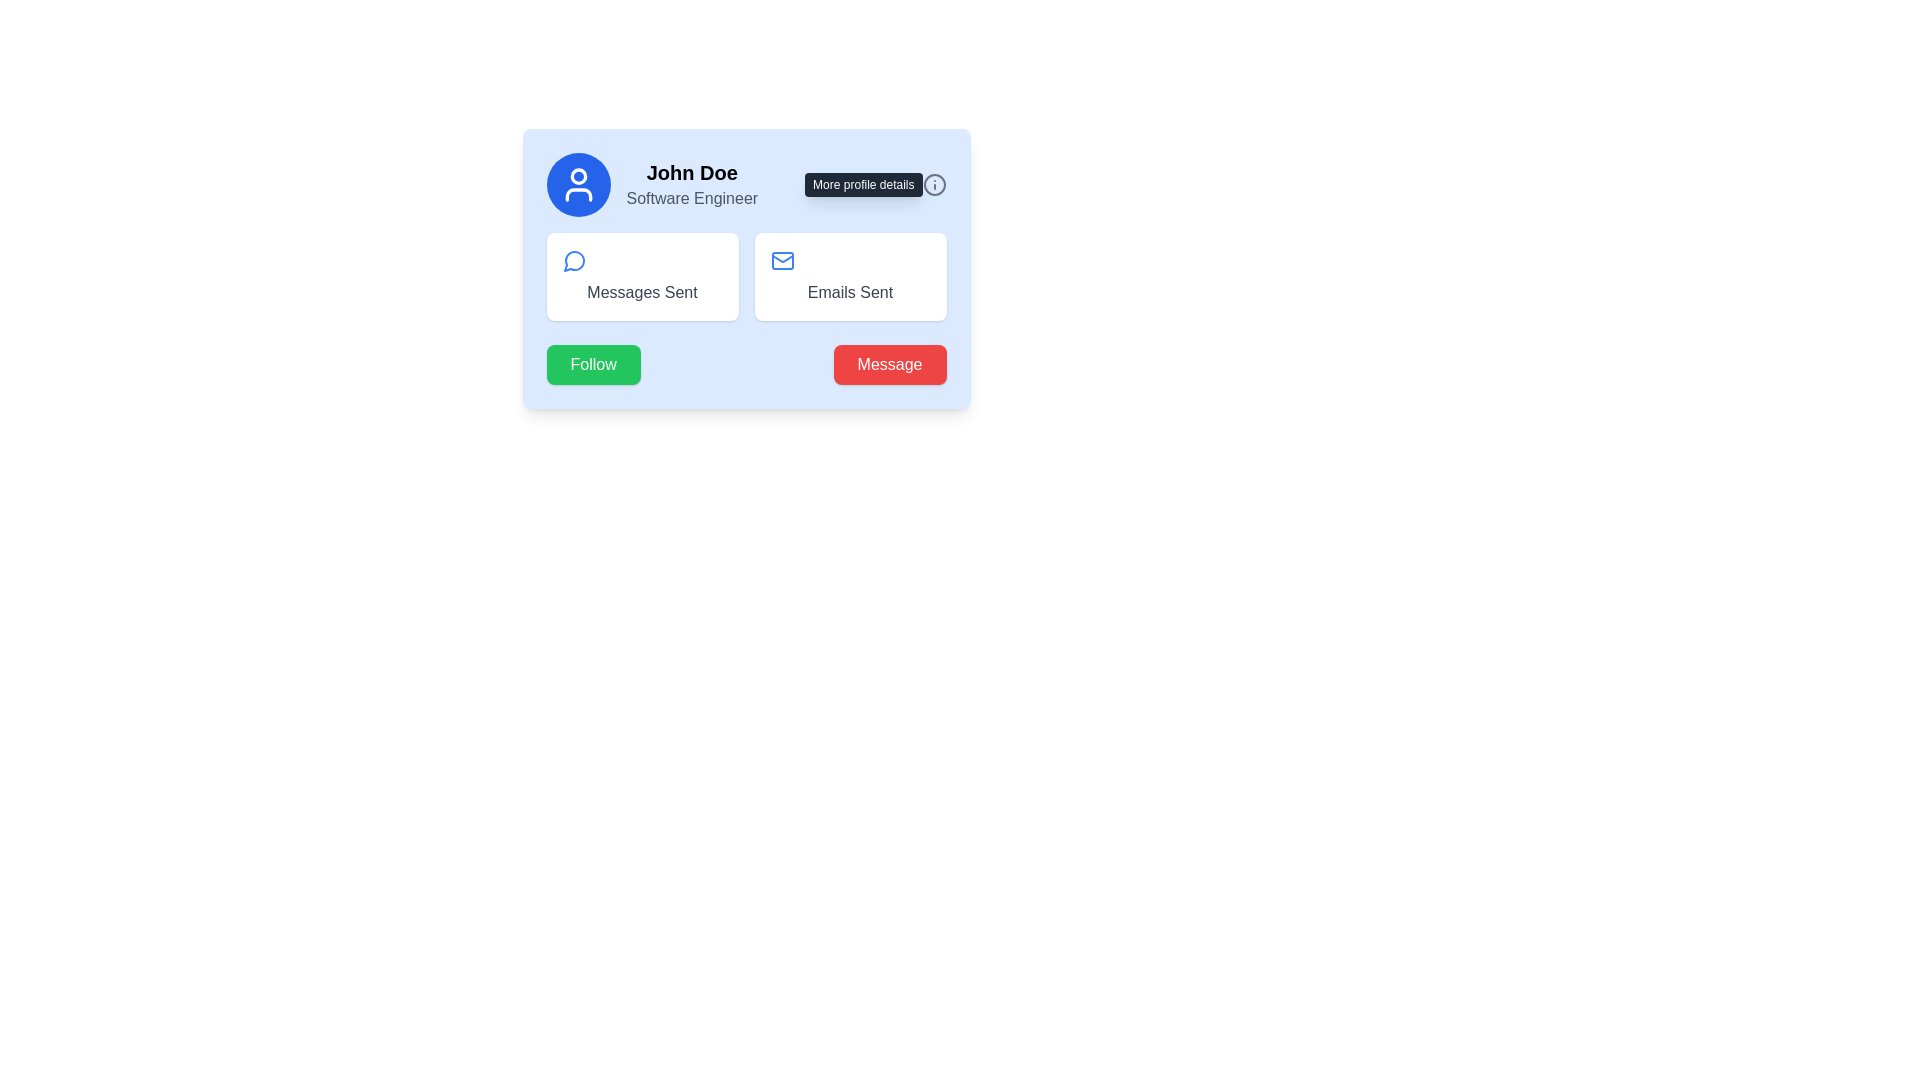 The height and width of the screenshot is (1080, 1920). Describe the element at coordinates (692, 199) in the screenshot. I see `the text element displaying 'Software Engineer', which is in a smaller gray font located below the name 'John Doe' in the profile card section` at that location.